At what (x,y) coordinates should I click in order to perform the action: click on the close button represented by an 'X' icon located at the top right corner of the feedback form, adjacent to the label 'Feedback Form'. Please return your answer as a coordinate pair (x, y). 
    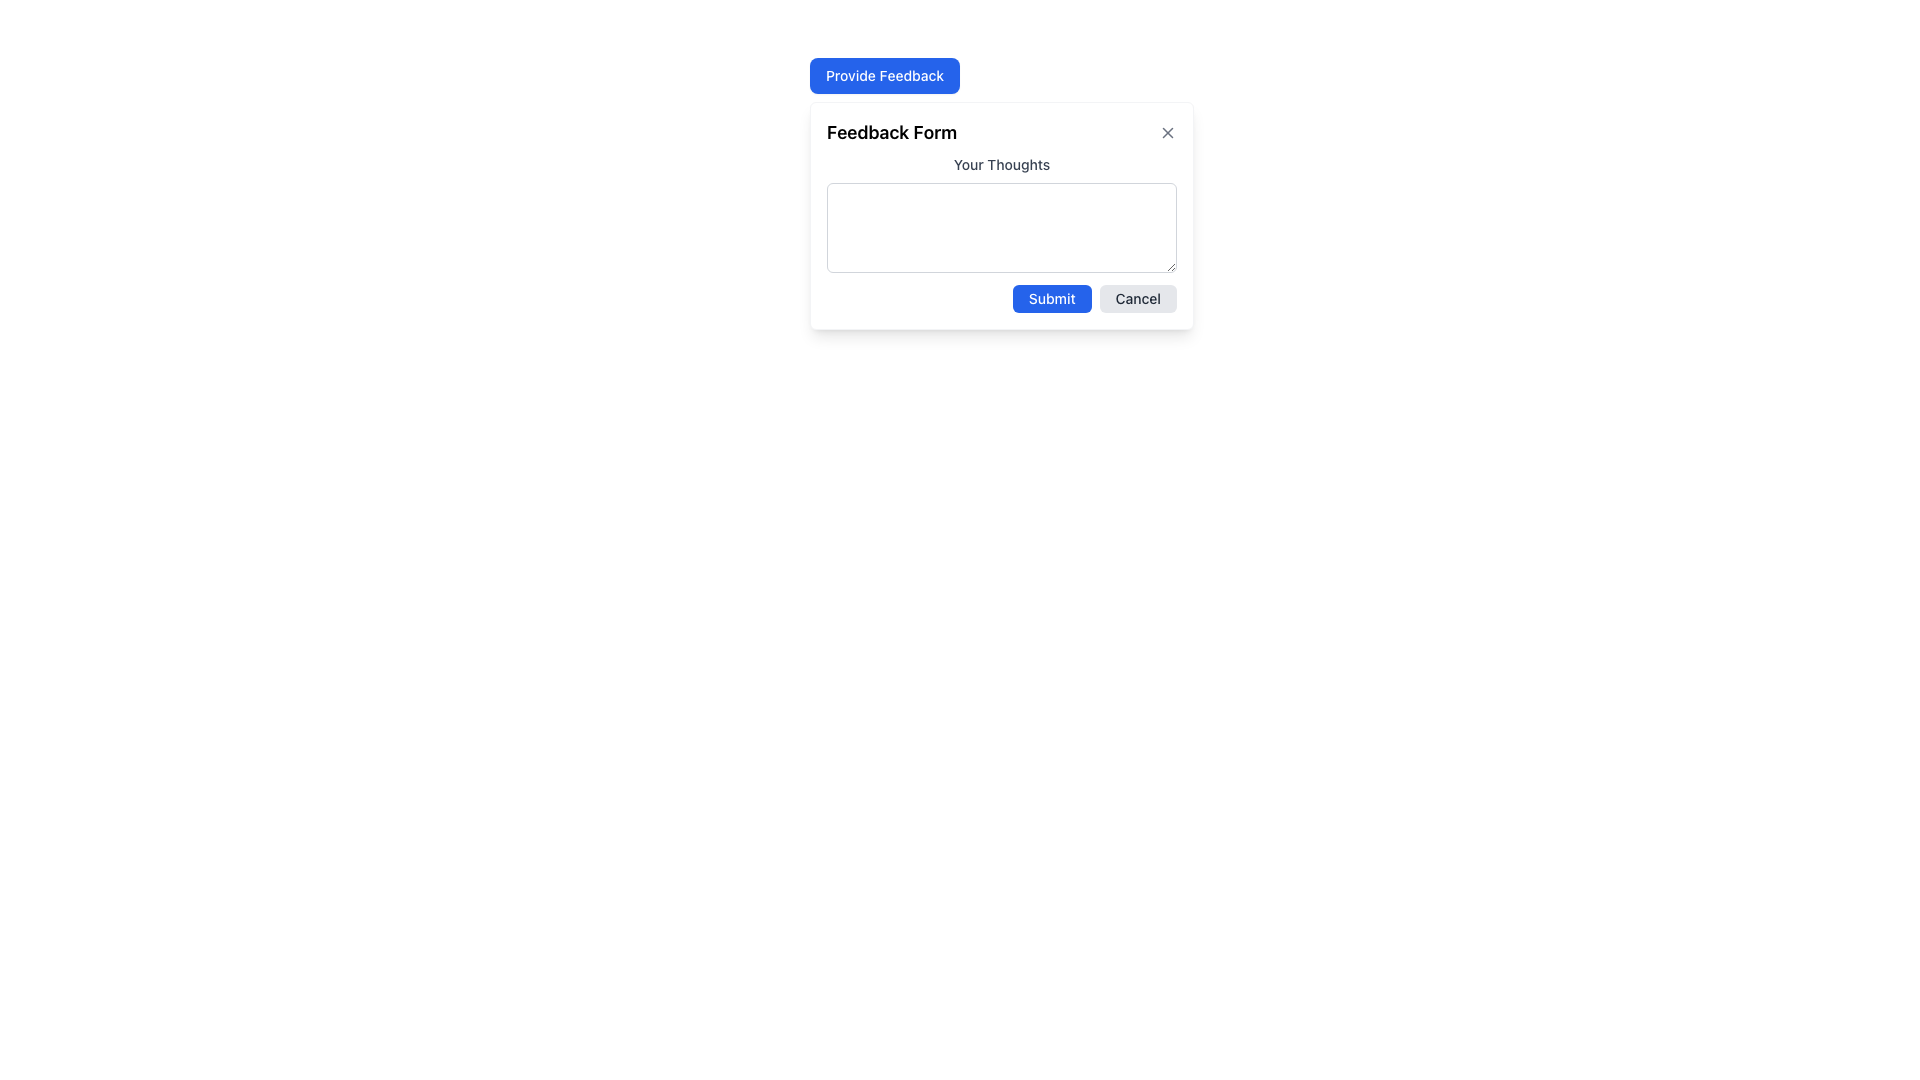
    Looking at the image, I should click on (1167, 132).